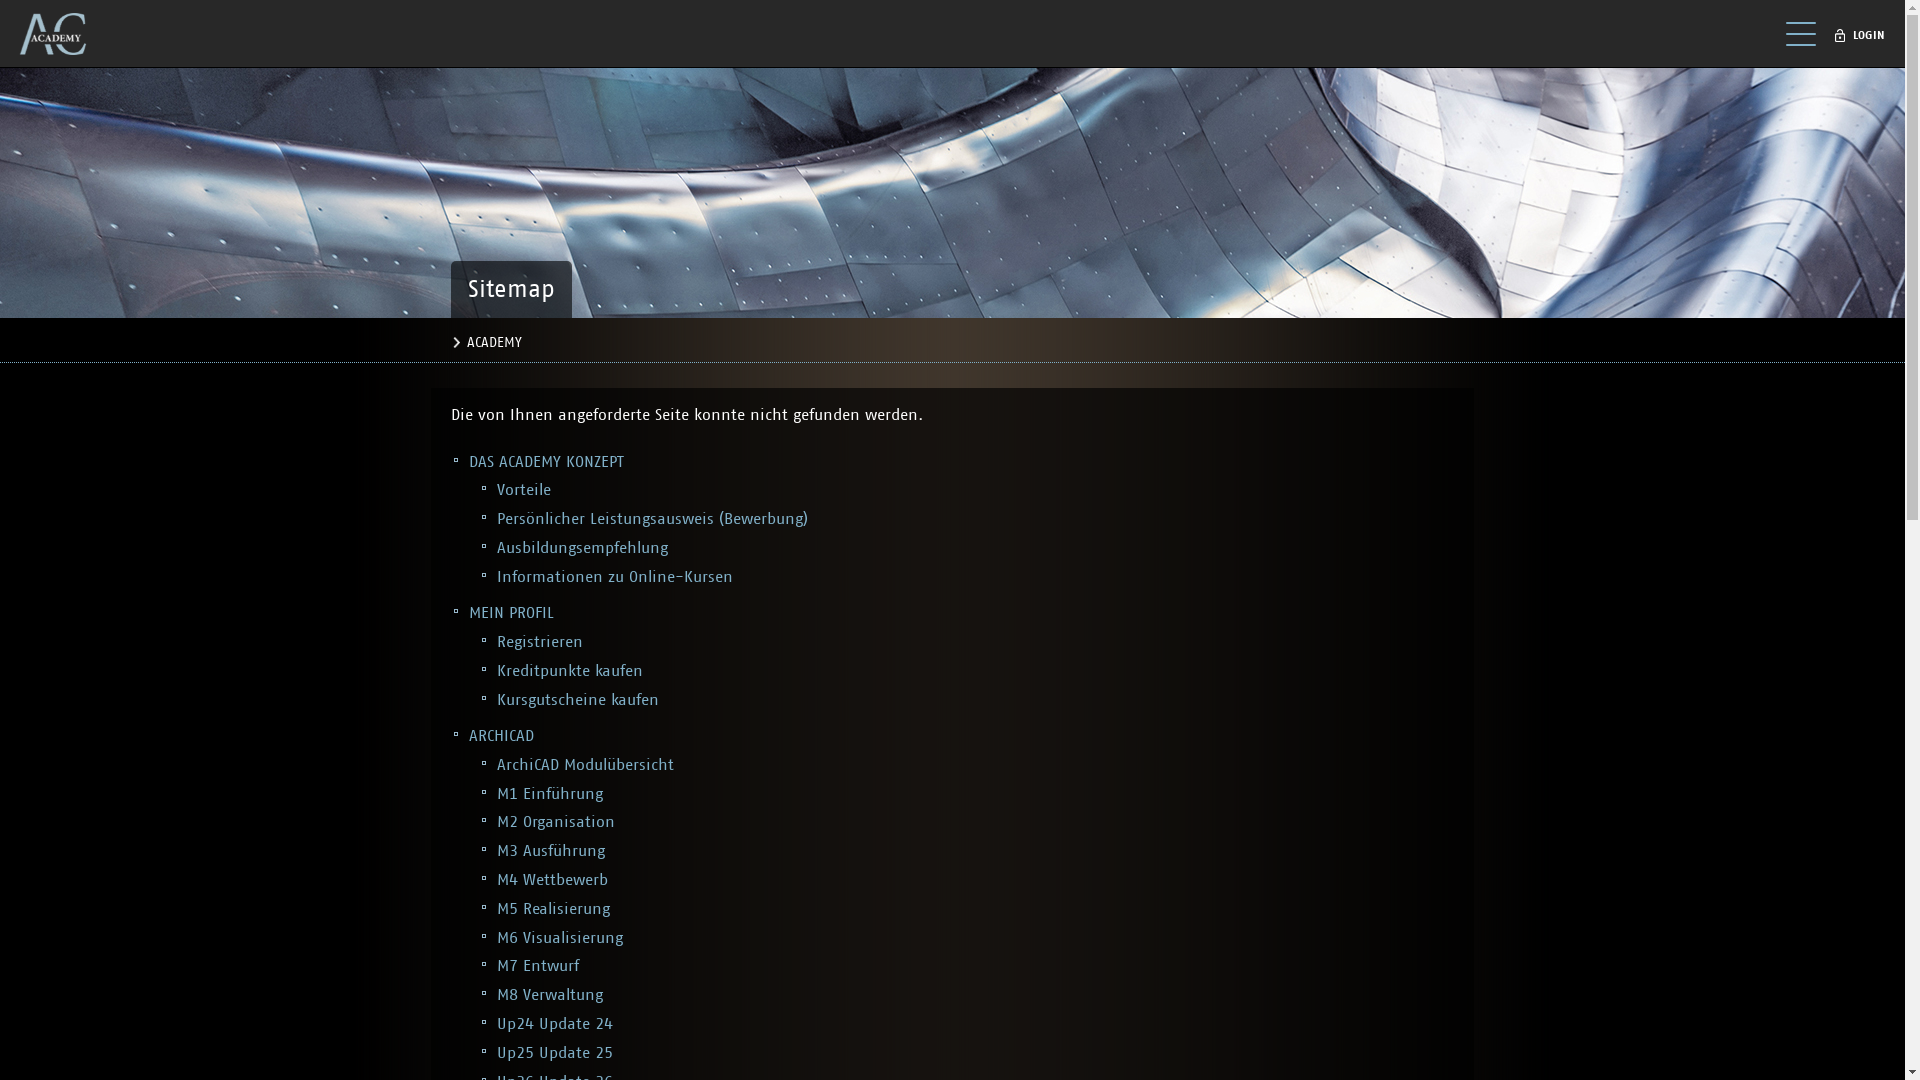  Describe the element at coordinates (497, 577) in the screenshot. I see `'Informationen zu Online-Kursen'` at that location.